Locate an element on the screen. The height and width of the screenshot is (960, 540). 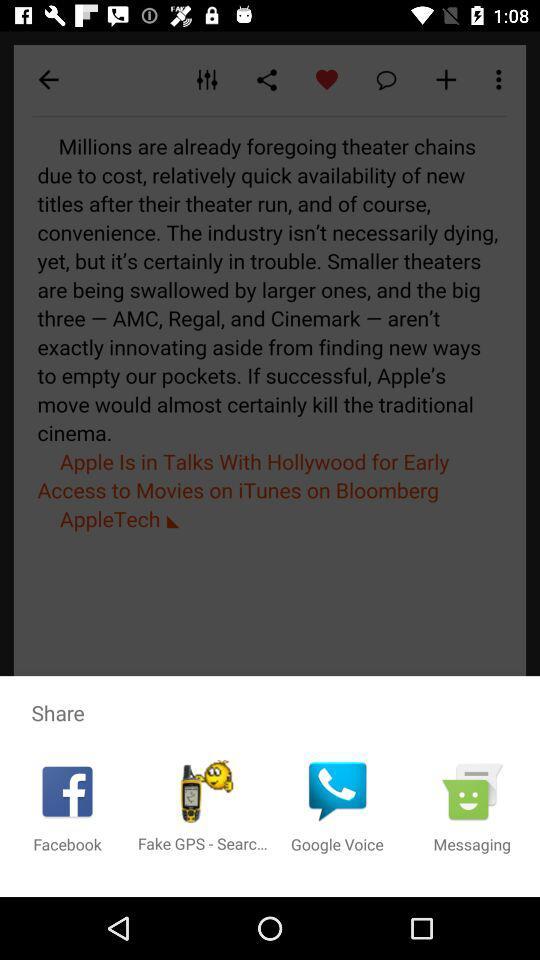
the close icon is located at coordinates (502, 683).